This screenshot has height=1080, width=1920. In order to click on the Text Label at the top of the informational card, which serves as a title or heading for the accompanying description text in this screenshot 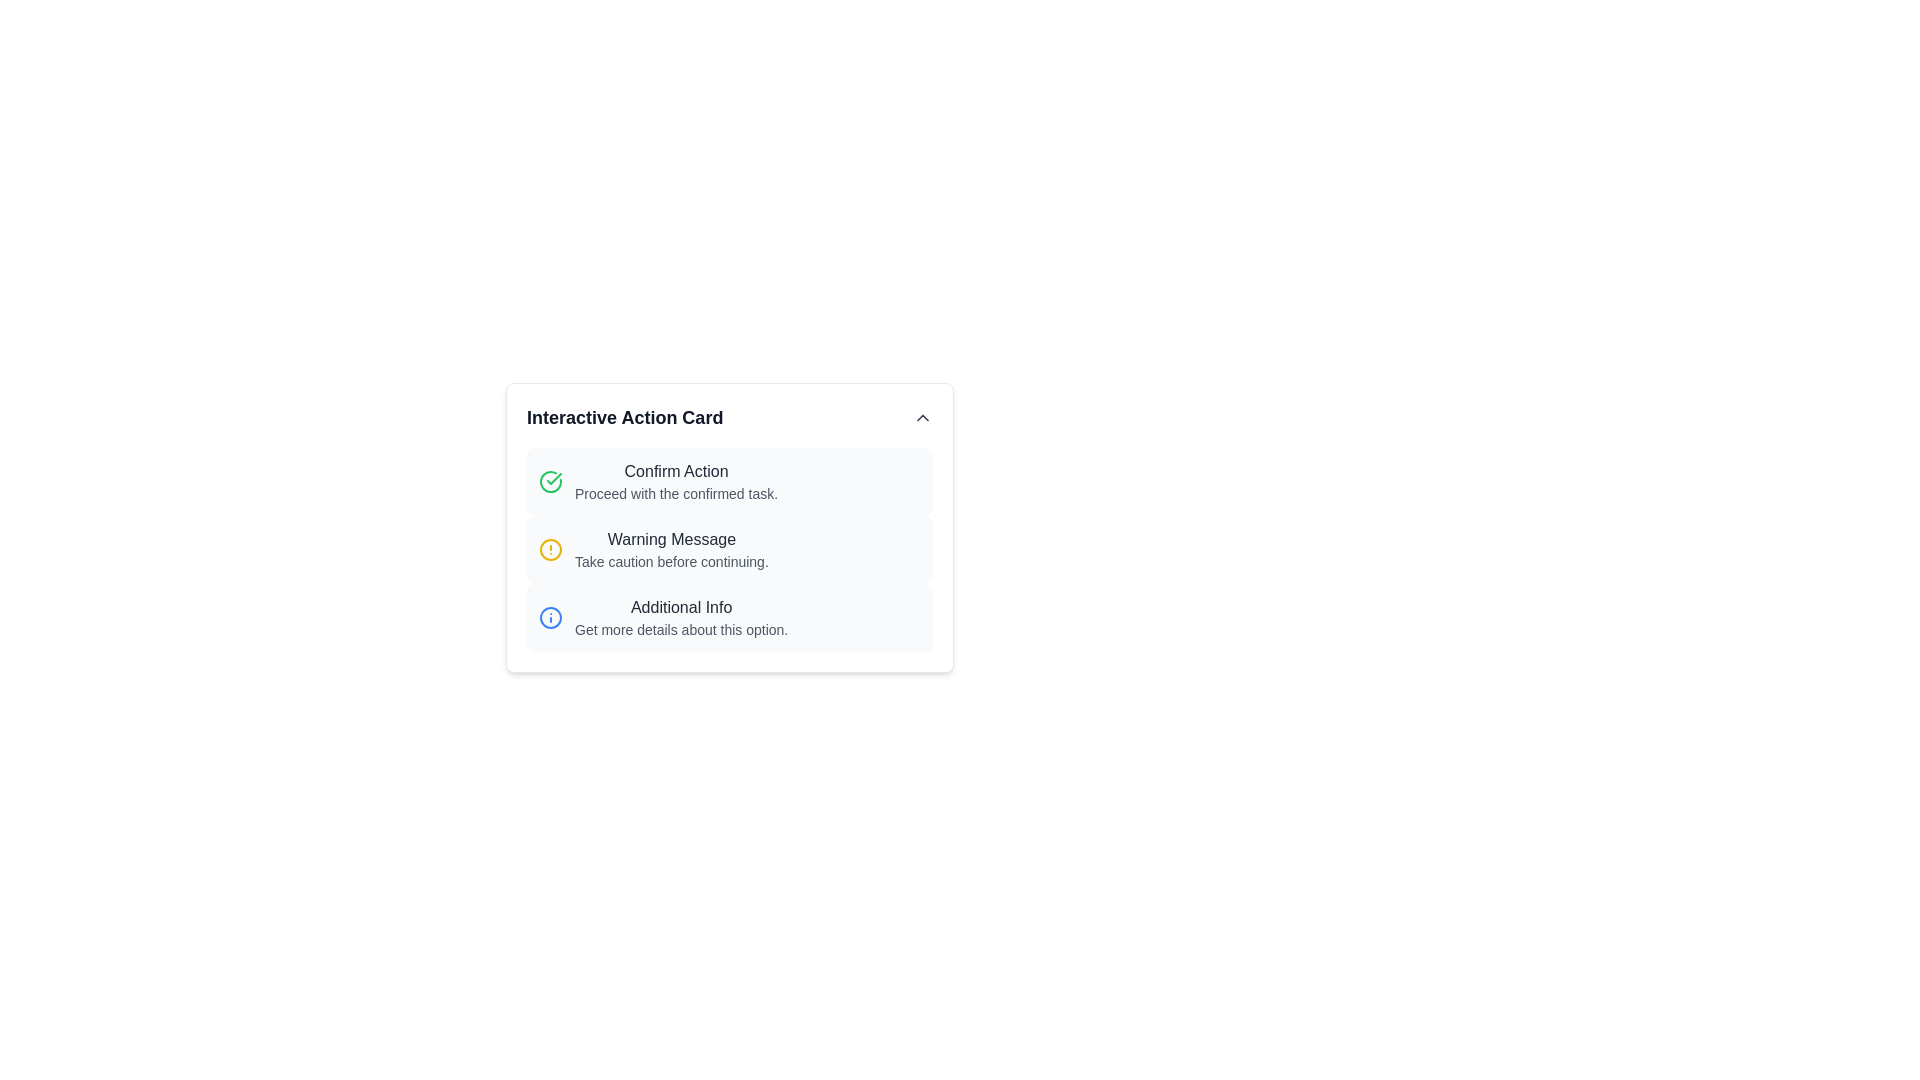, I will do `click(676, 471)`.